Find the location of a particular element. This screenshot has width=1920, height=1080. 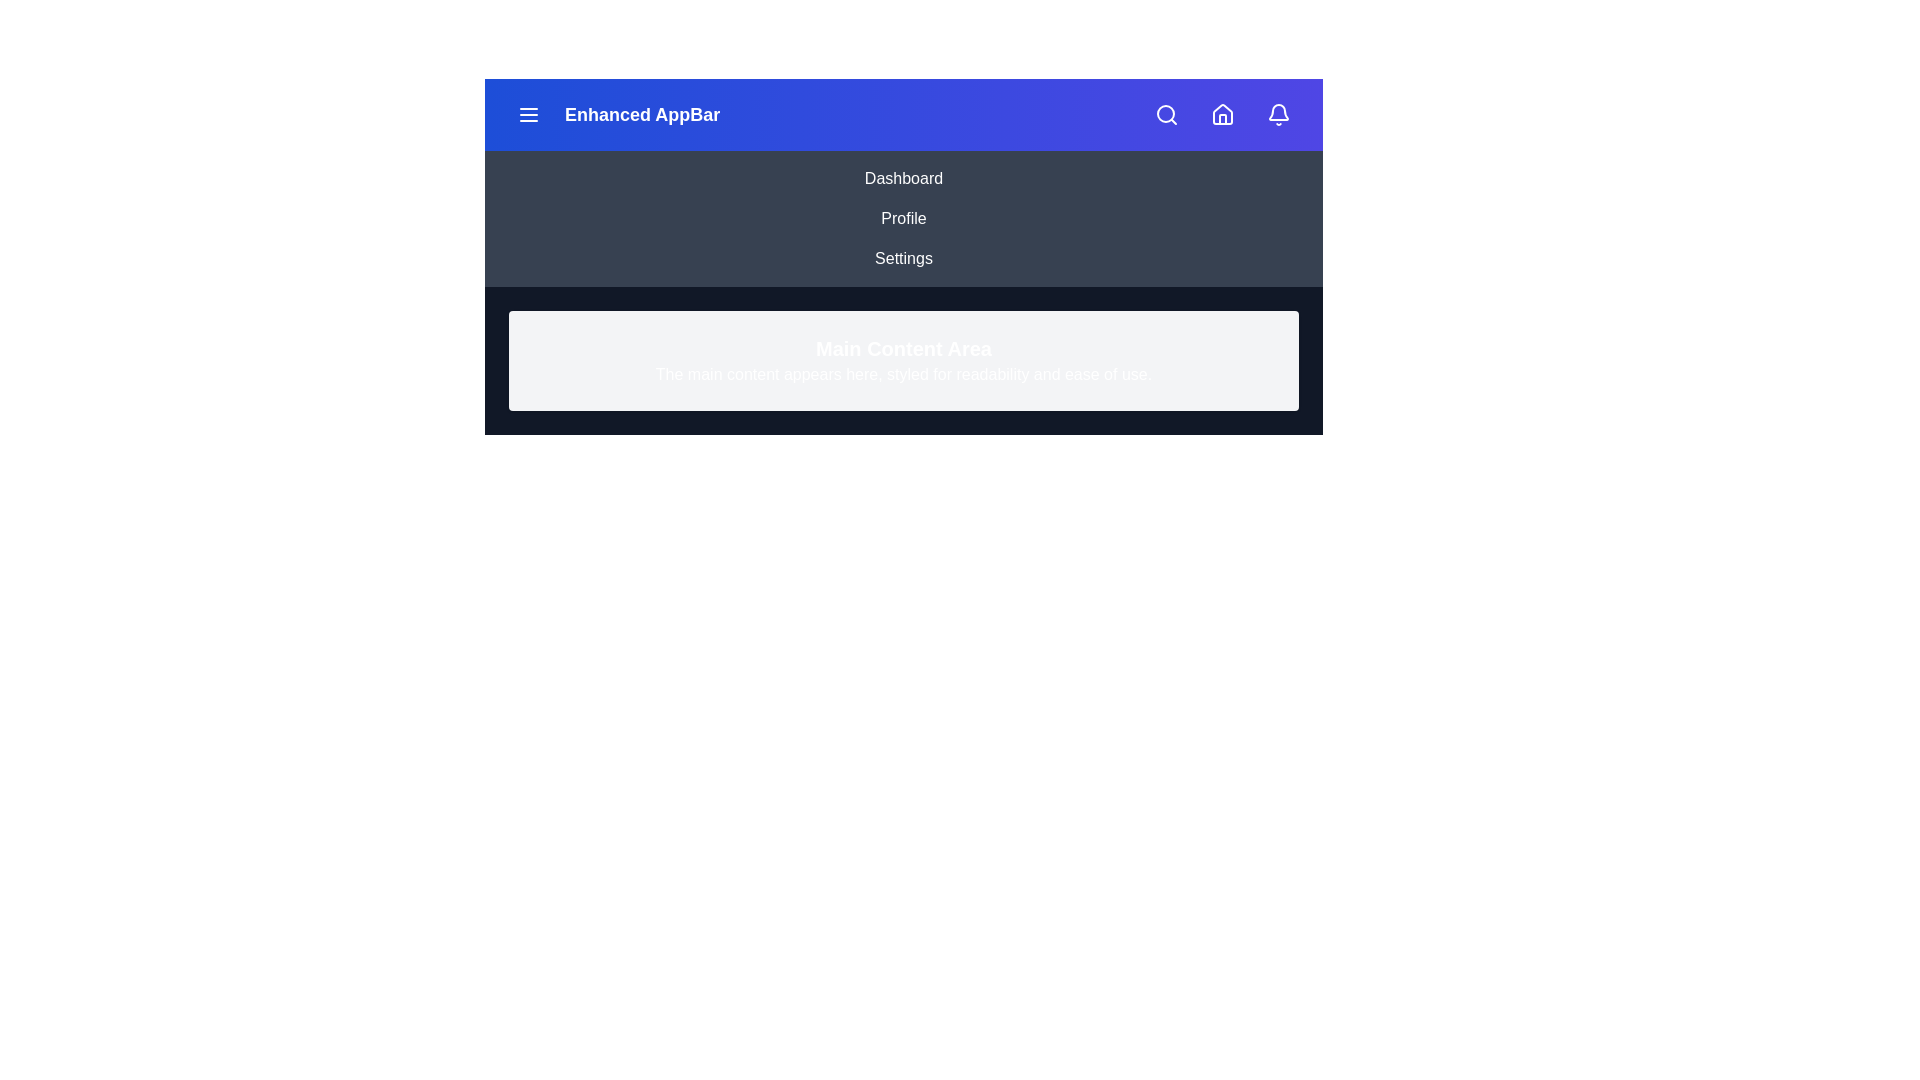

the Settings navigation link to navigate to the corresponding section is located at coordinates (902, 257).